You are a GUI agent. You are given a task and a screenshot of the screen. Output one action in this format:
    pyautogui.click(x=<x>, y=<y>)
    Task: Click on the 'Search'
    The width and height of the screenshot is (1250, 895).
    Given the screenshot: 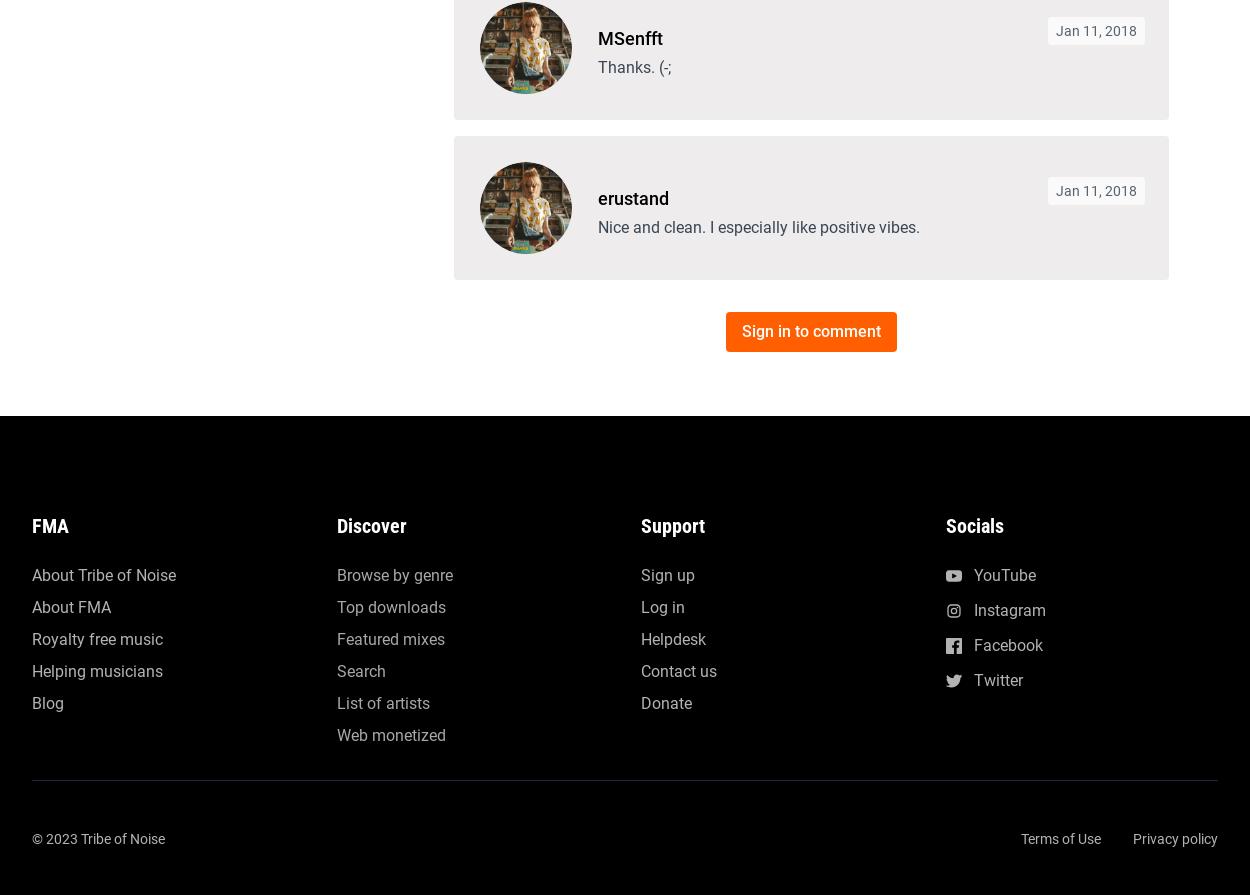 What is the action you would take?
    pyautogui.click(x=359, y=35)
    